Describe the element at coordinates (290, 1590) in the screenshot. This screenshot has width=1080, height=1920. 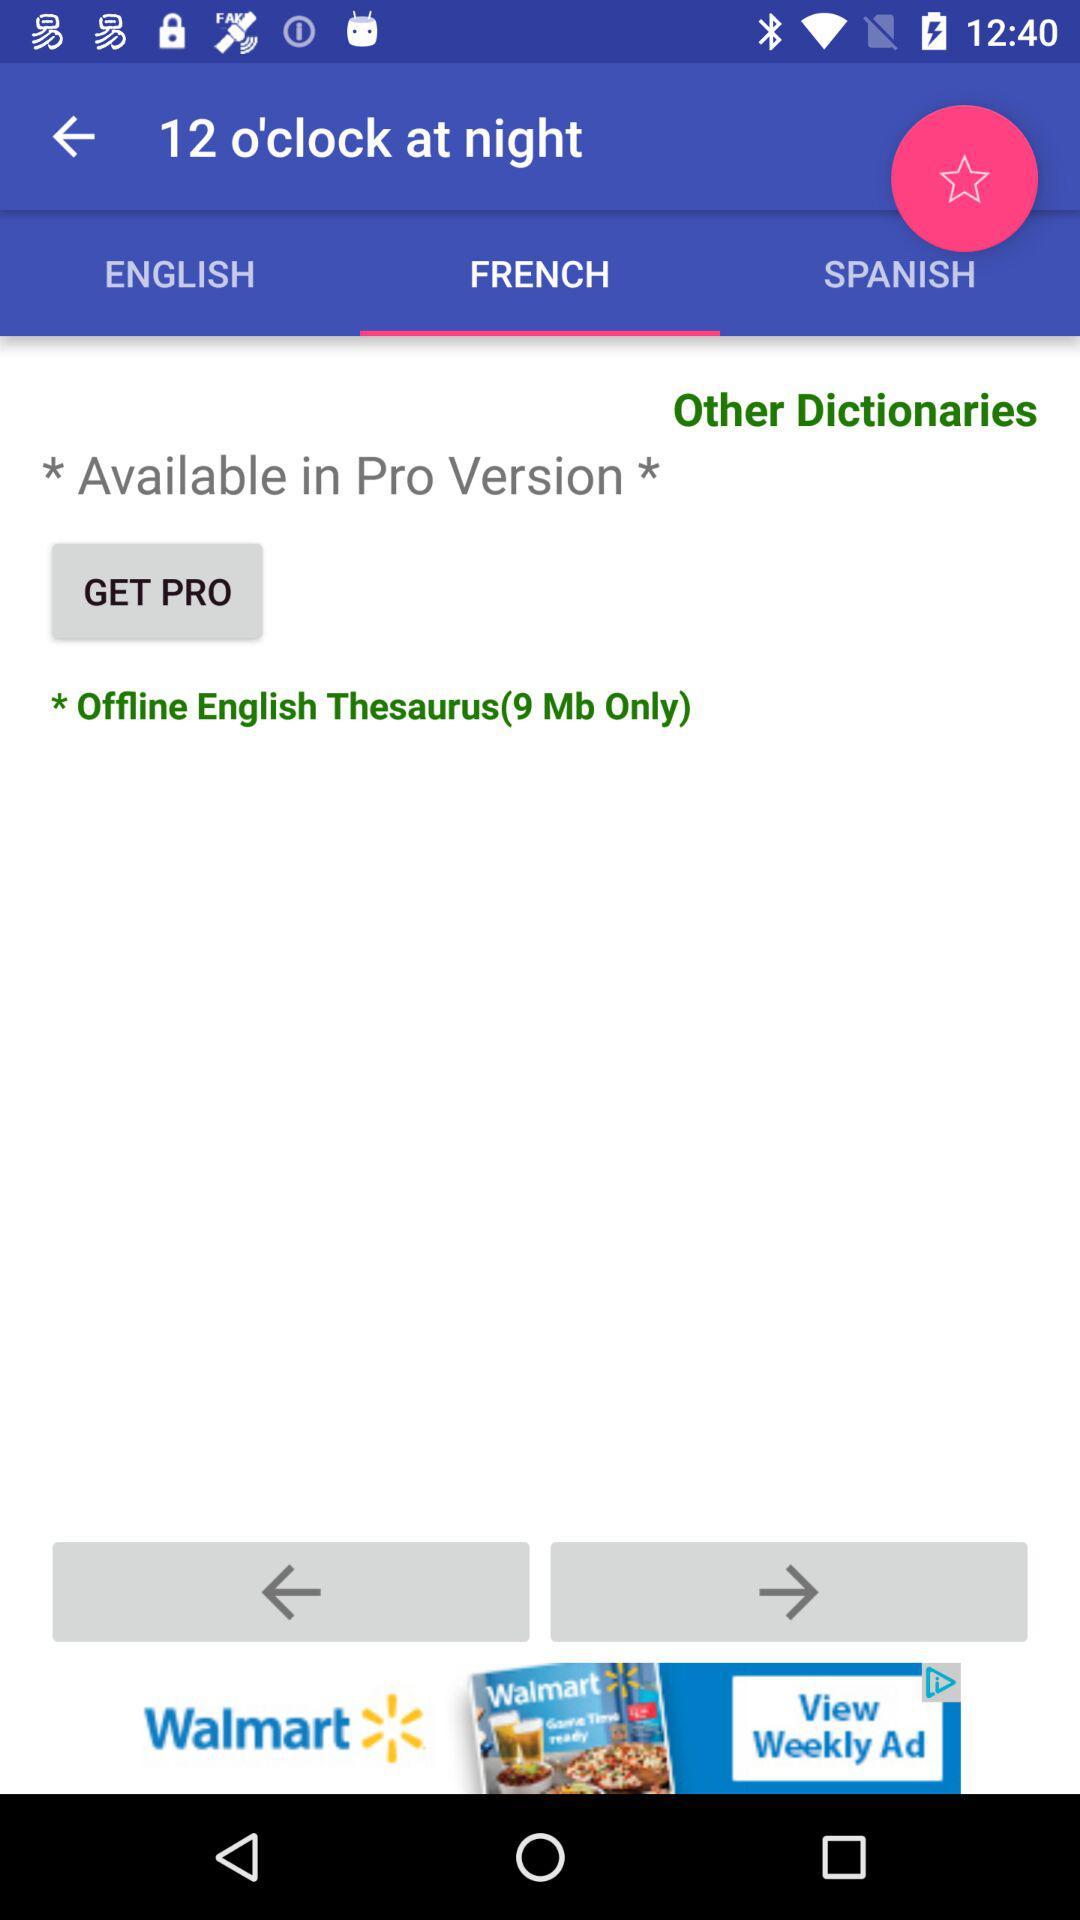
I see `go back` at that location.